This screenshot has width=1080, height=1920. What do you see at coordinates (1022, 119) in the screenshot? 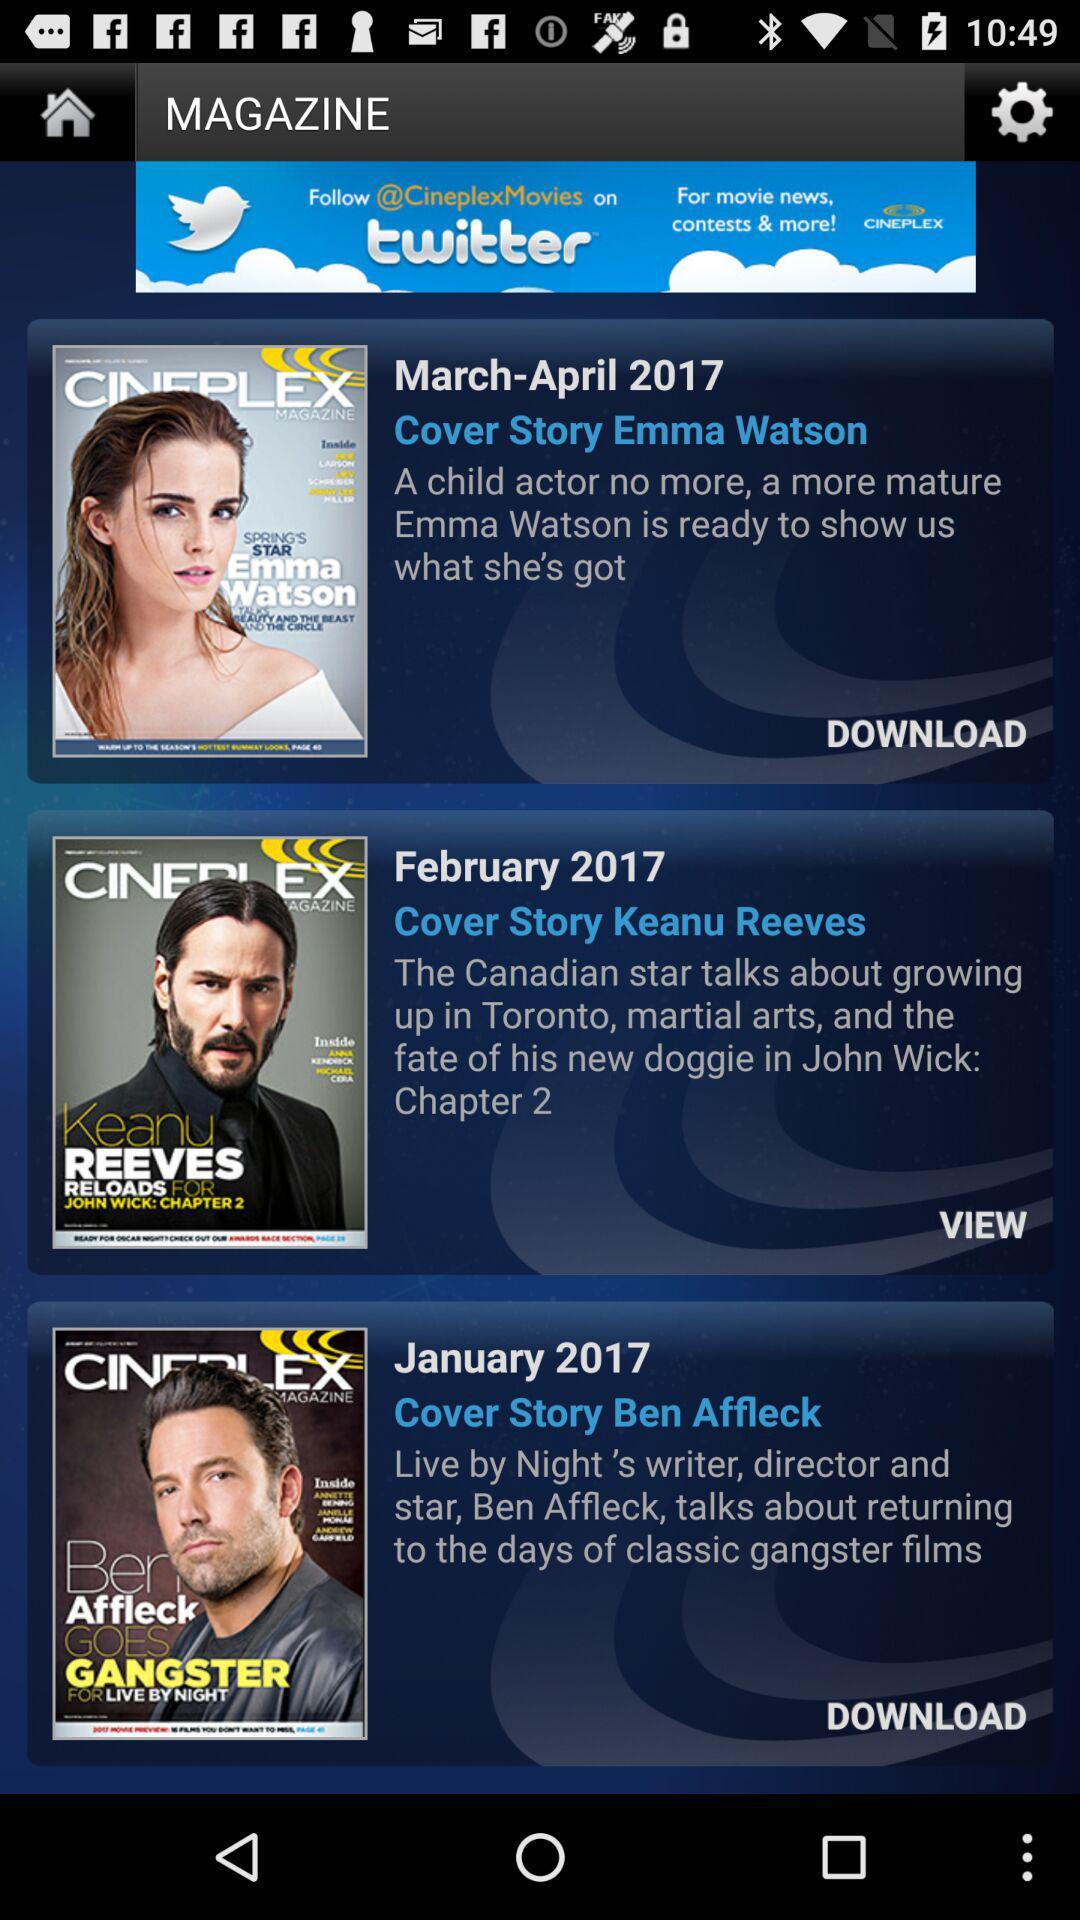
I see `the settings icon` at bounding box center [1022, 119].